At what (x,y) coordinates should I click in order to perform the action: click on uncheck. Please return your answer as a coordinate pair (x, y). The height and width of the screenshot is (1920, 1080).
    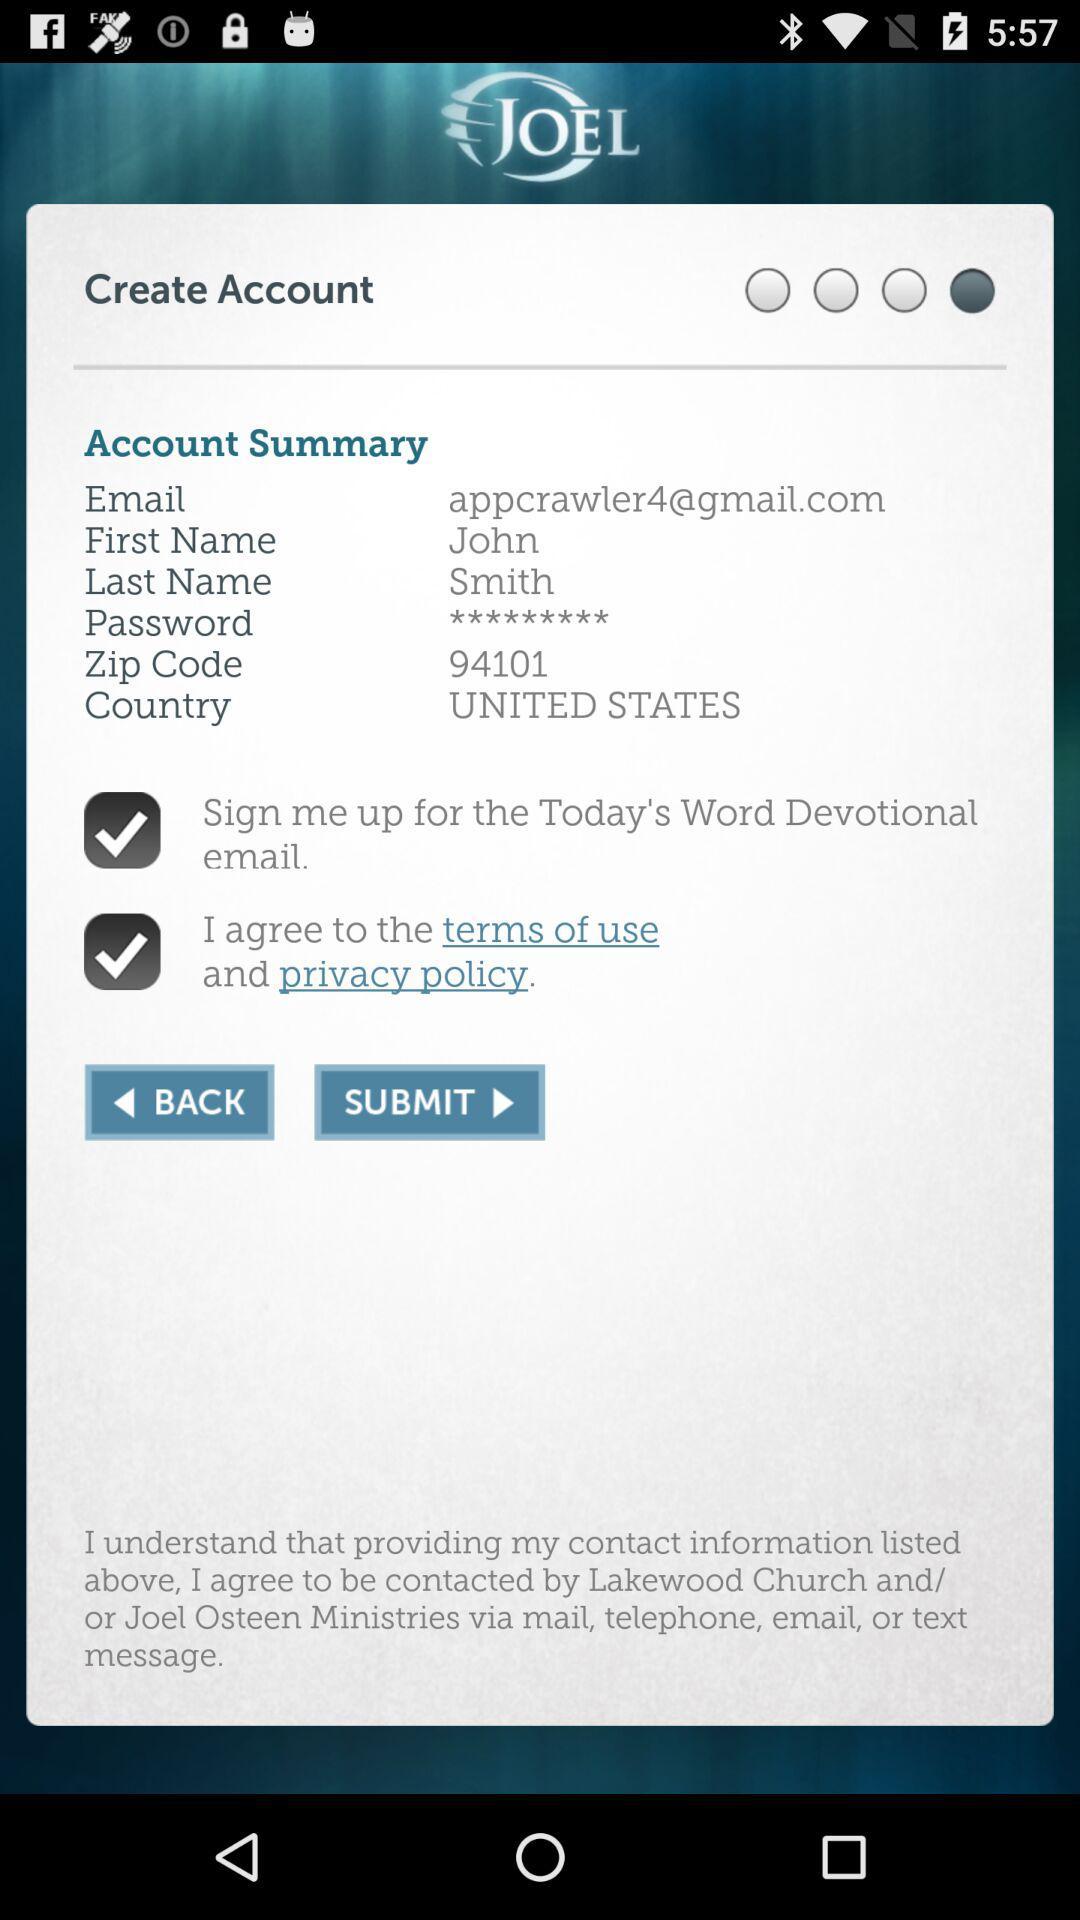
    Looking at the image, I should click on (122, 950).